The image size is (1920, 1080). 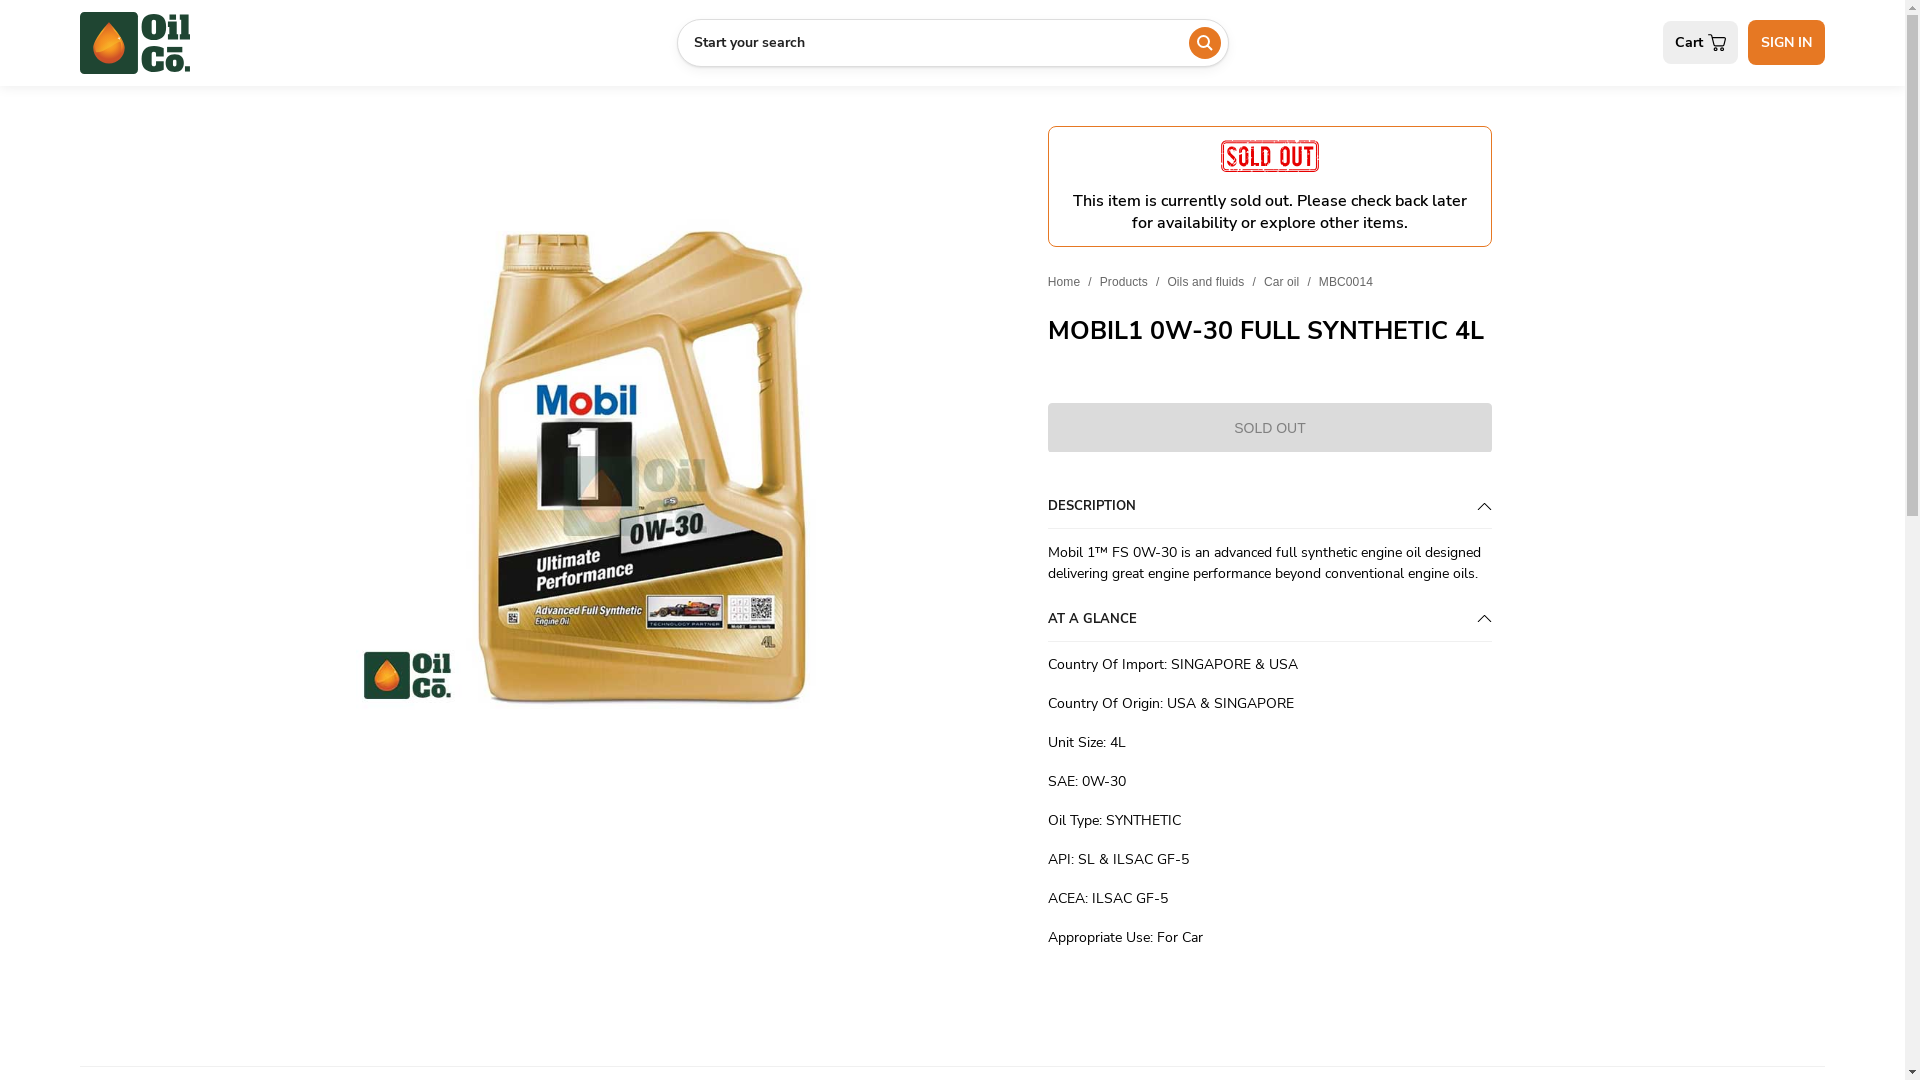 What do you see at coordinates (1786, 42) in the screenshot?
I see `'SIGN IN'` at bounding box center [1786, 42].